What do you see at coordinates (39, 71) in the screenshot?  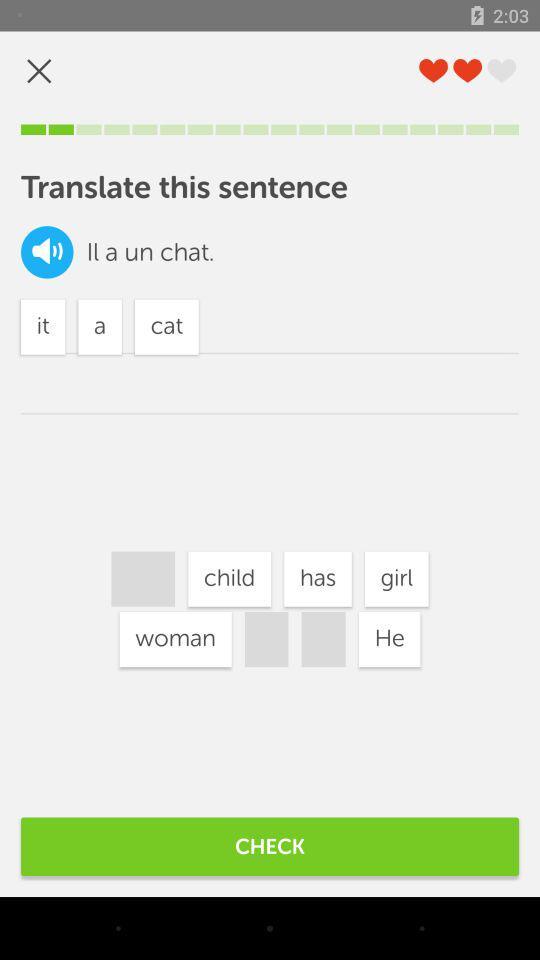 I see `the close icon` at bounding box center [39, 71].